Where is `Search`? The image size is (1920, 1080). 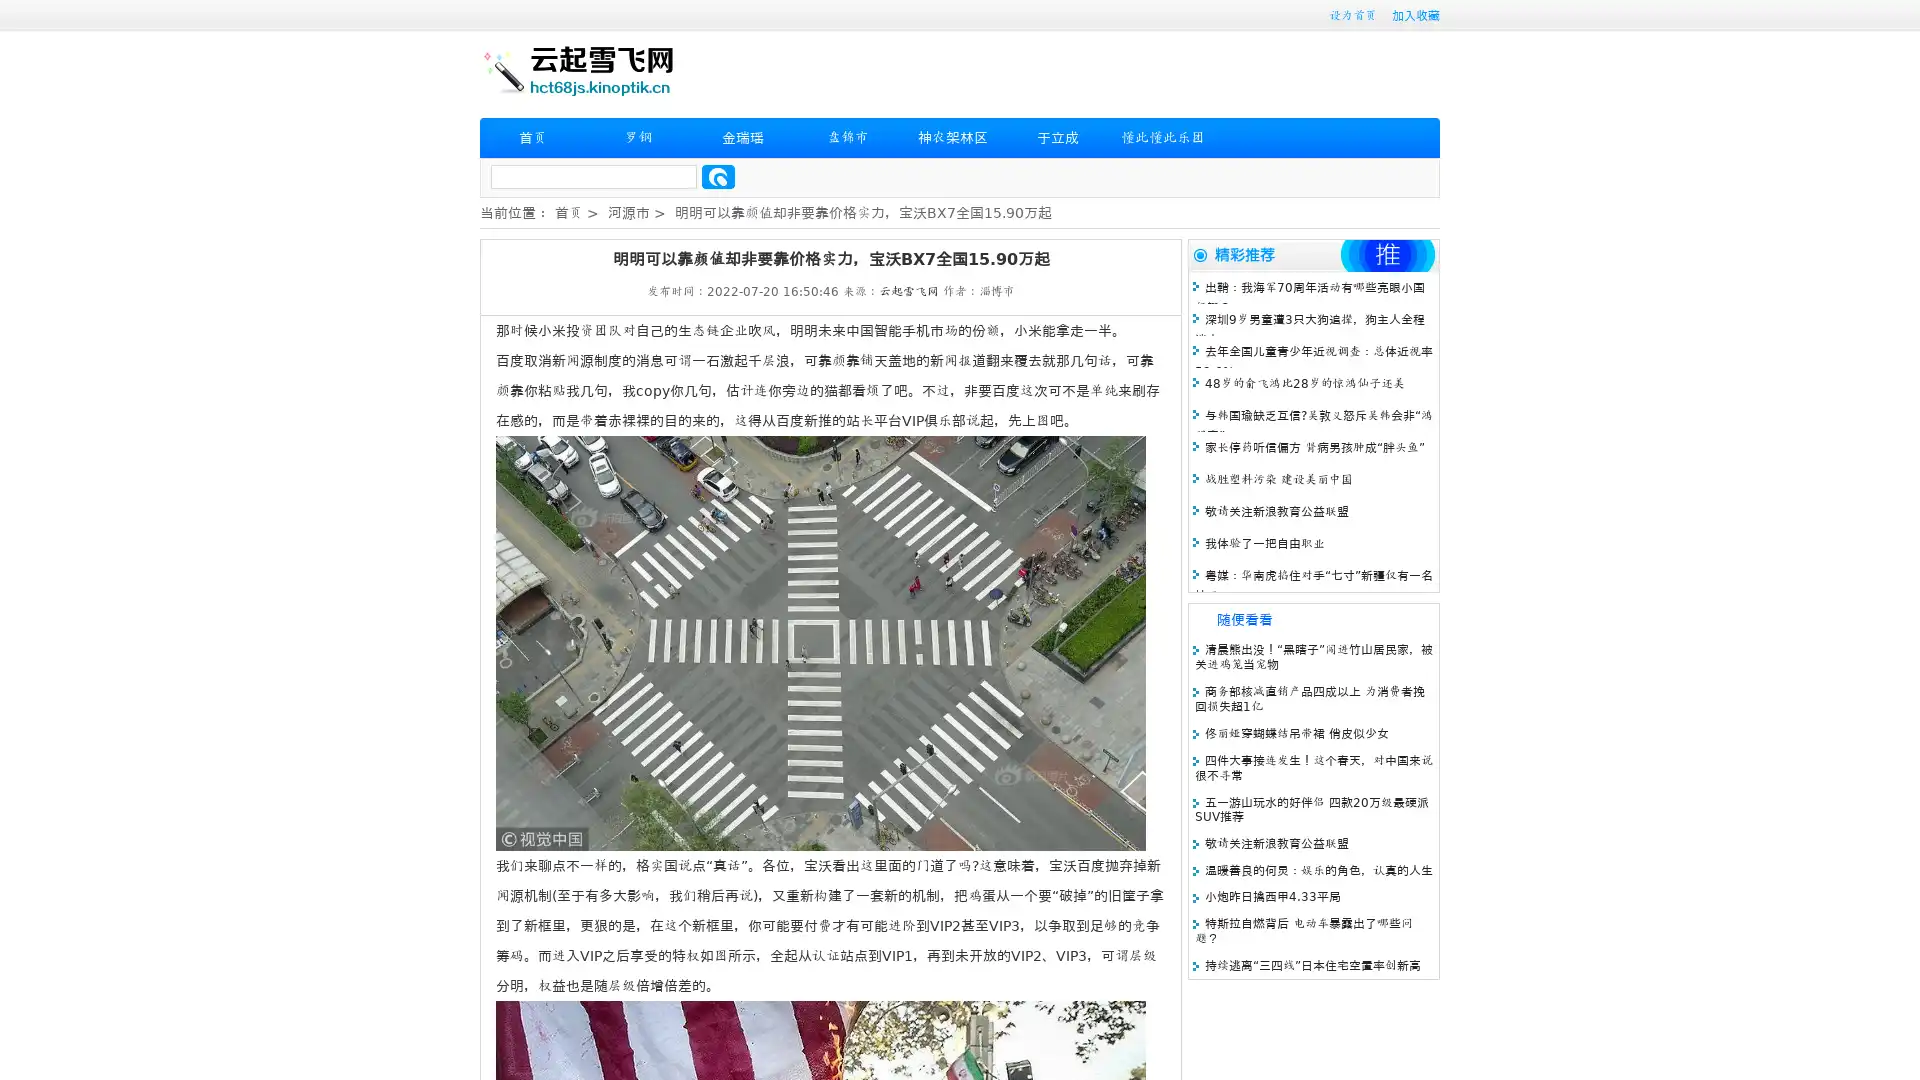 Search is located at coordinates (718, 176).